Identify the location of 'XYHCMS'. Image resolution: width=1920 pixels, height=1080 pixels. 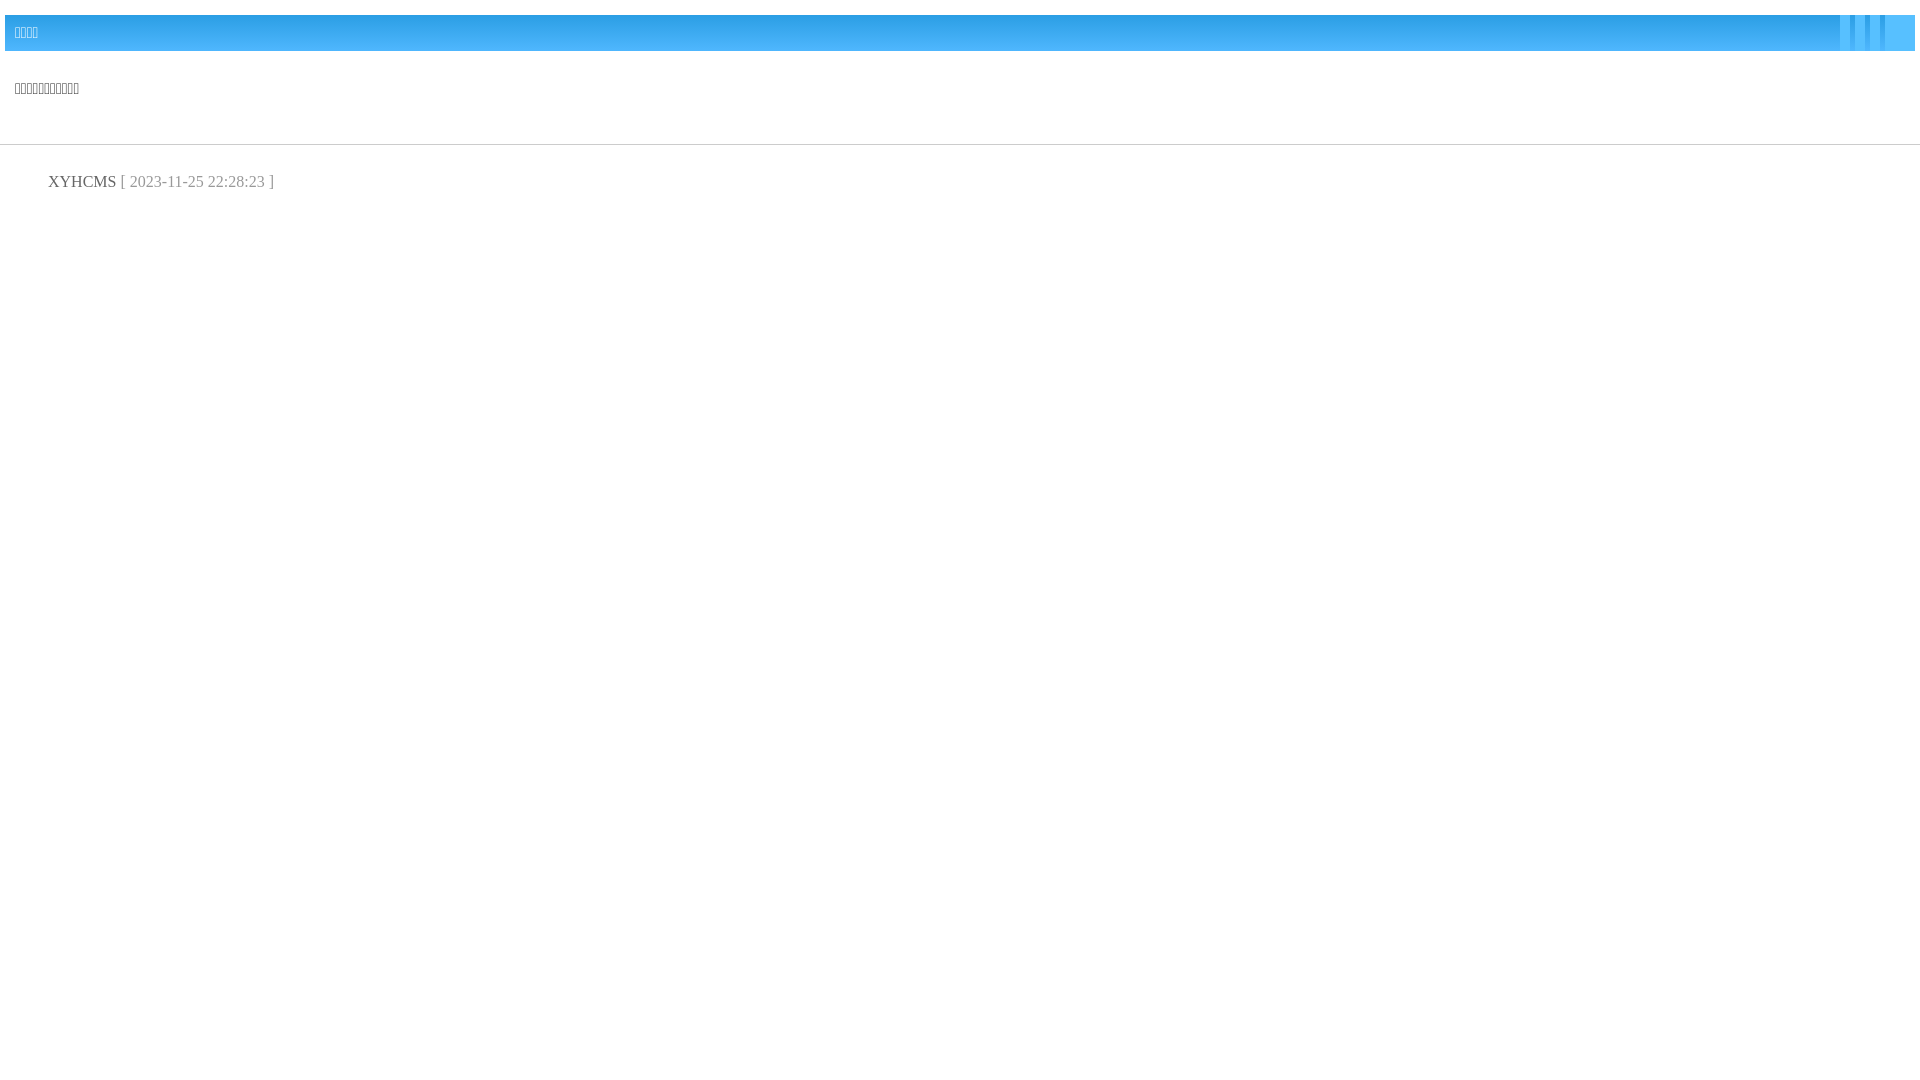
(80, 181).